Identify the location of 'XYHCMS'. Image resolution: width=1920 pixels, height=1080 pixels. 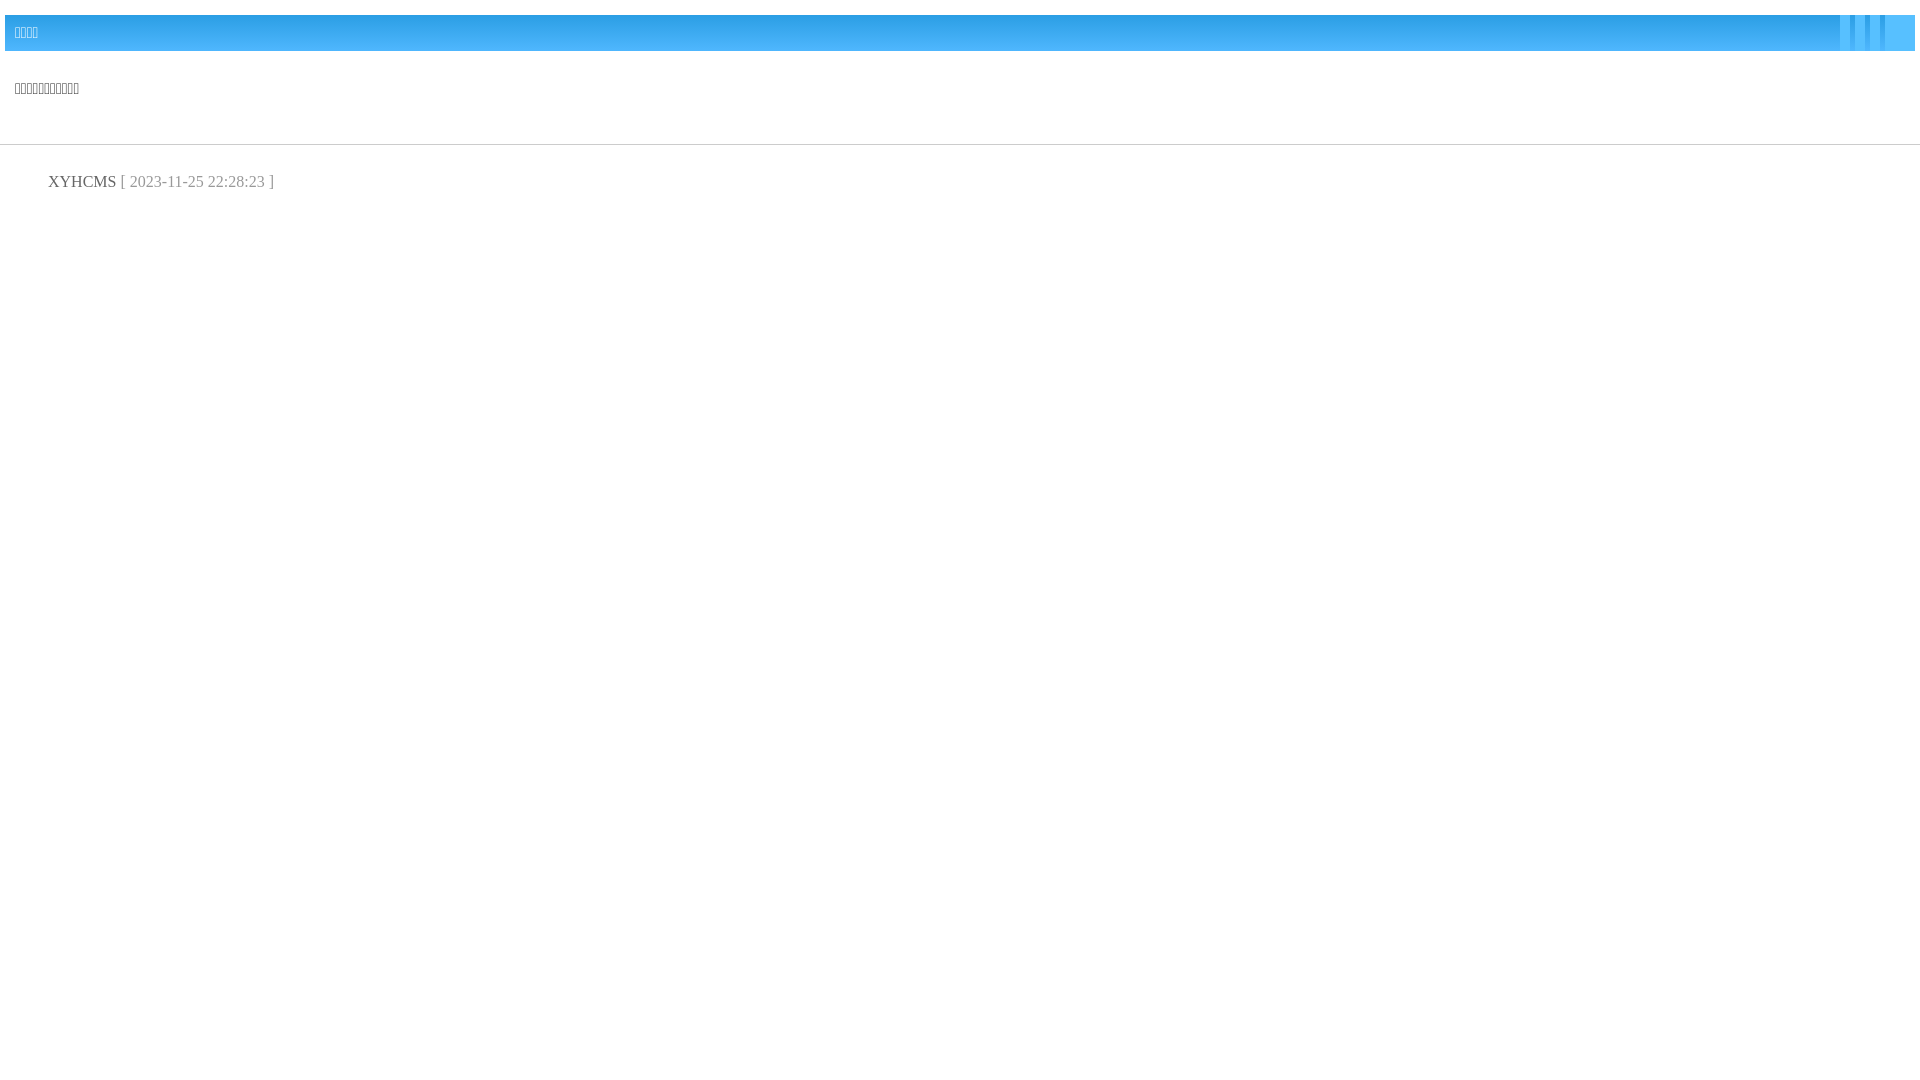
(80, 181).